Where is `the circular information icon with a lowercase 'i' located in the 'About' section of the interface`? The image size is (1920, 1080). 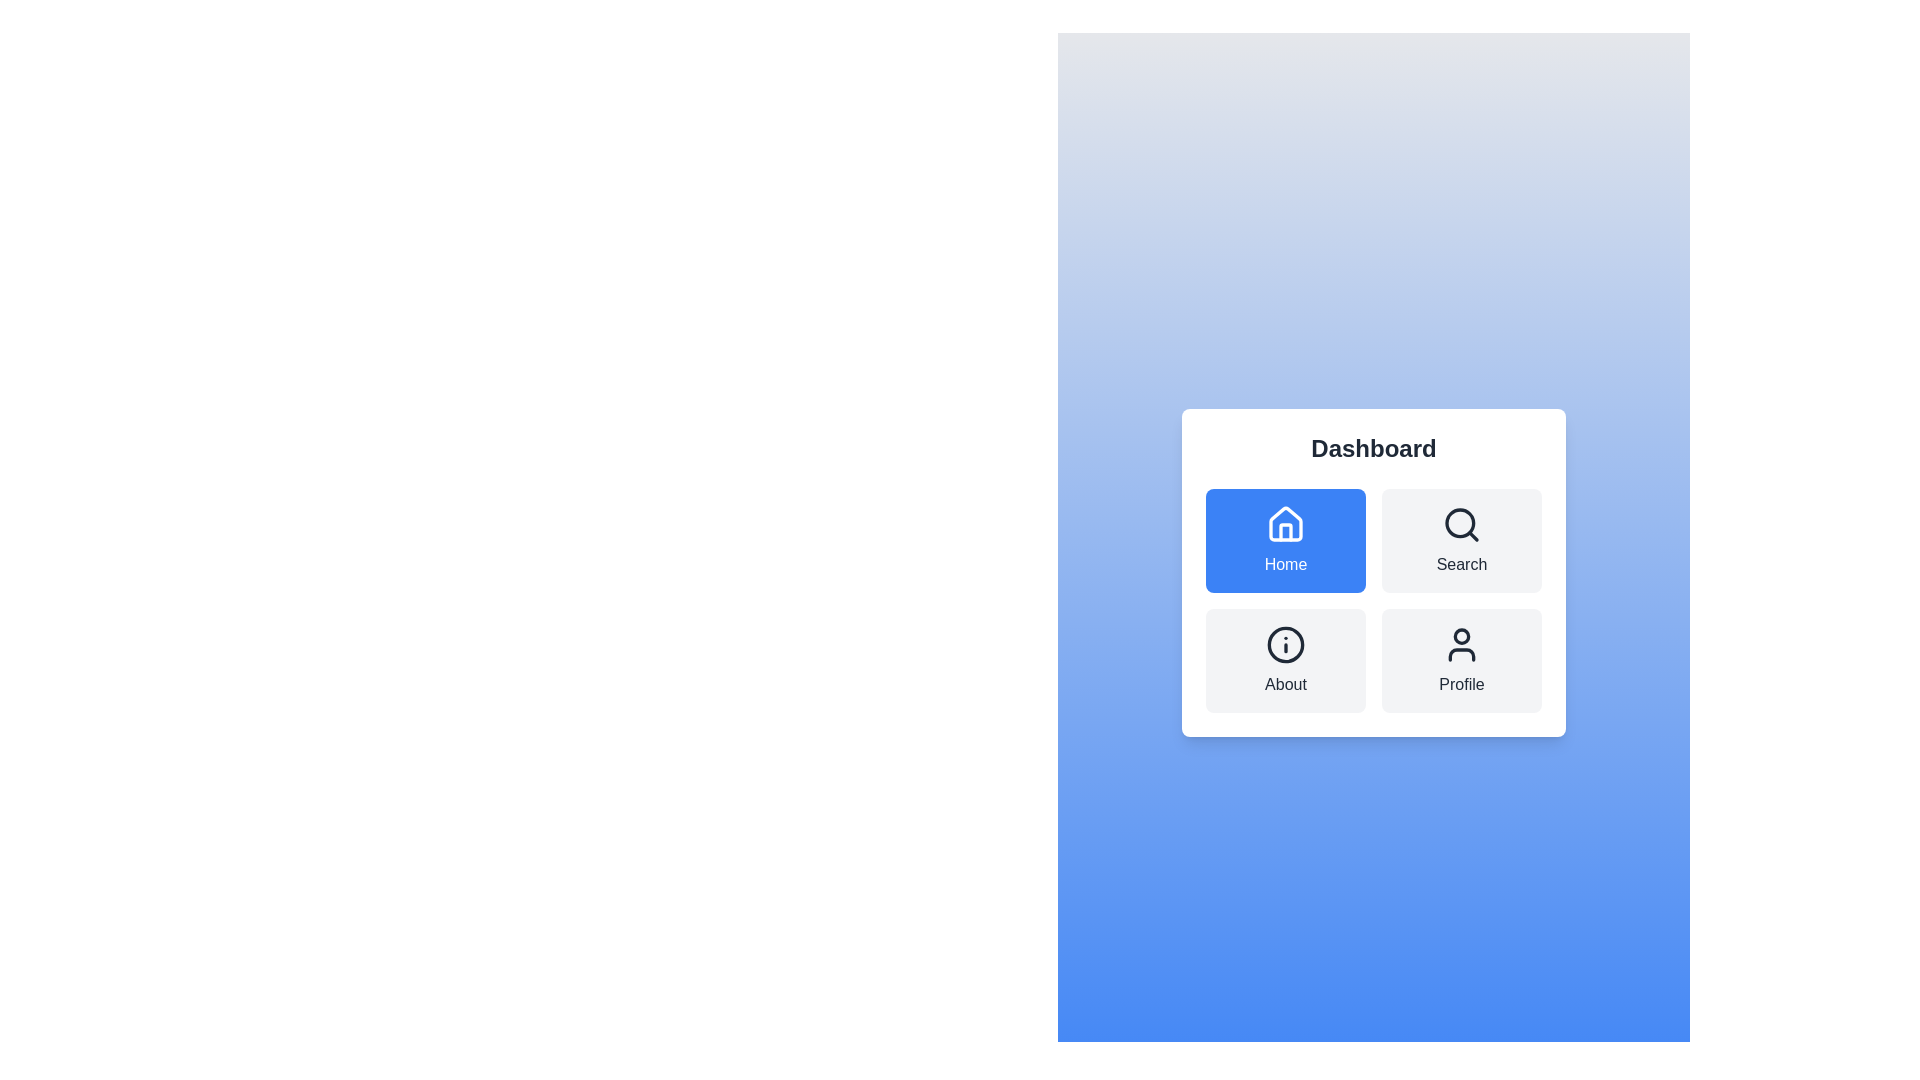 the circular information icon with a lowercase 'i' located in the 'About' section of the interface is located at coordinates (1286, 644).